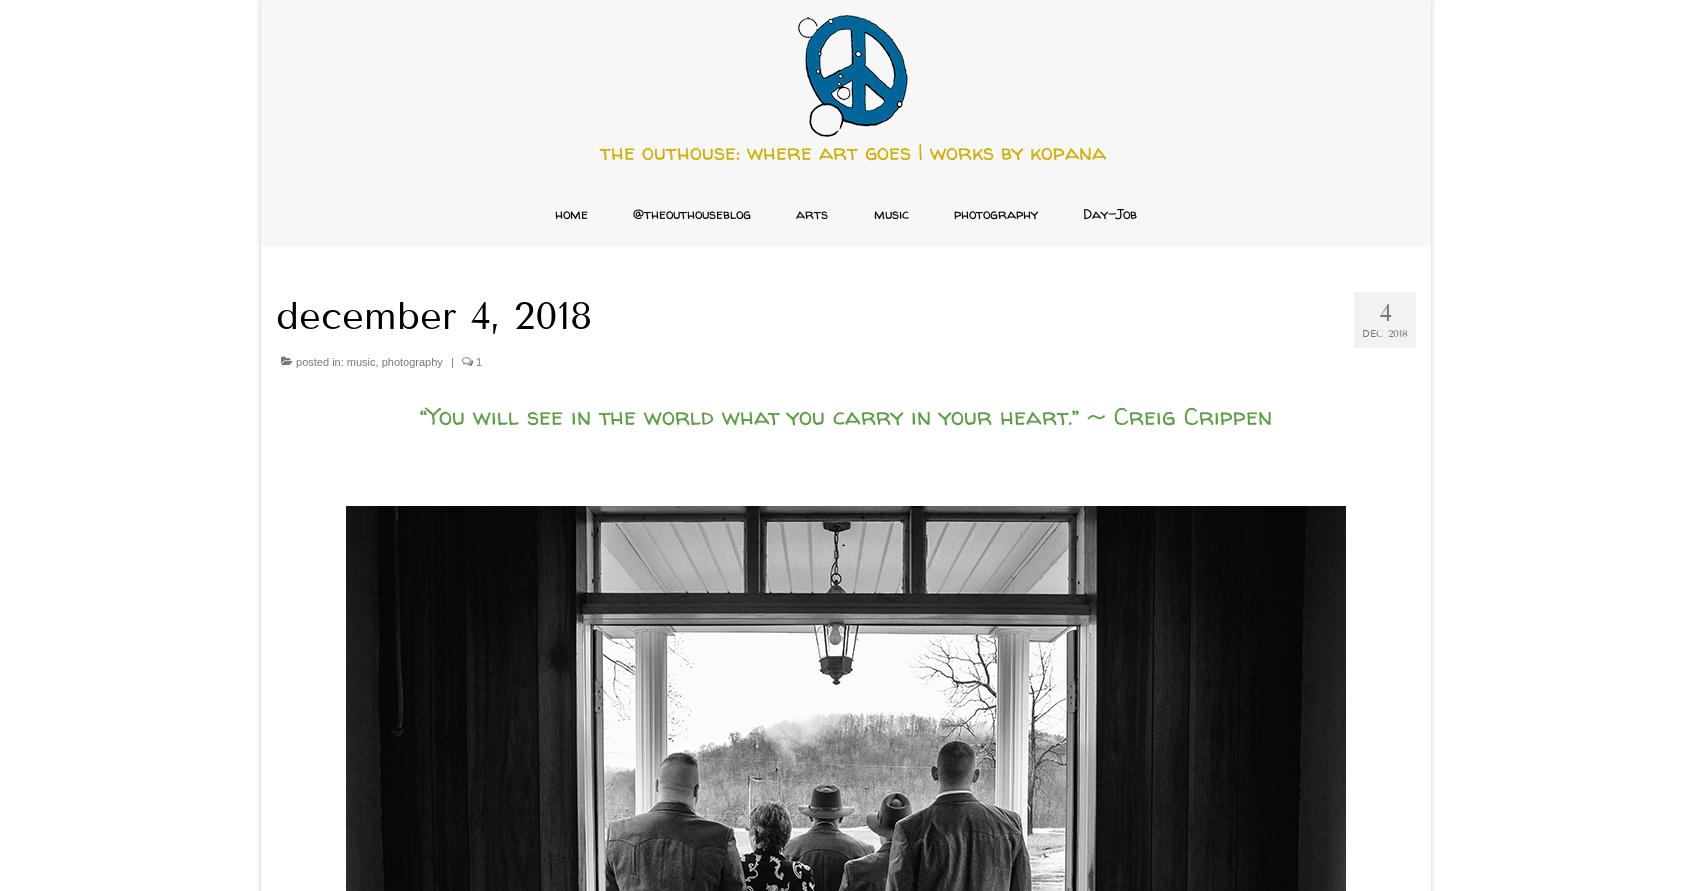 This screenshot has height=891, width=1692. I want to click on 'home', so click(570, 213).